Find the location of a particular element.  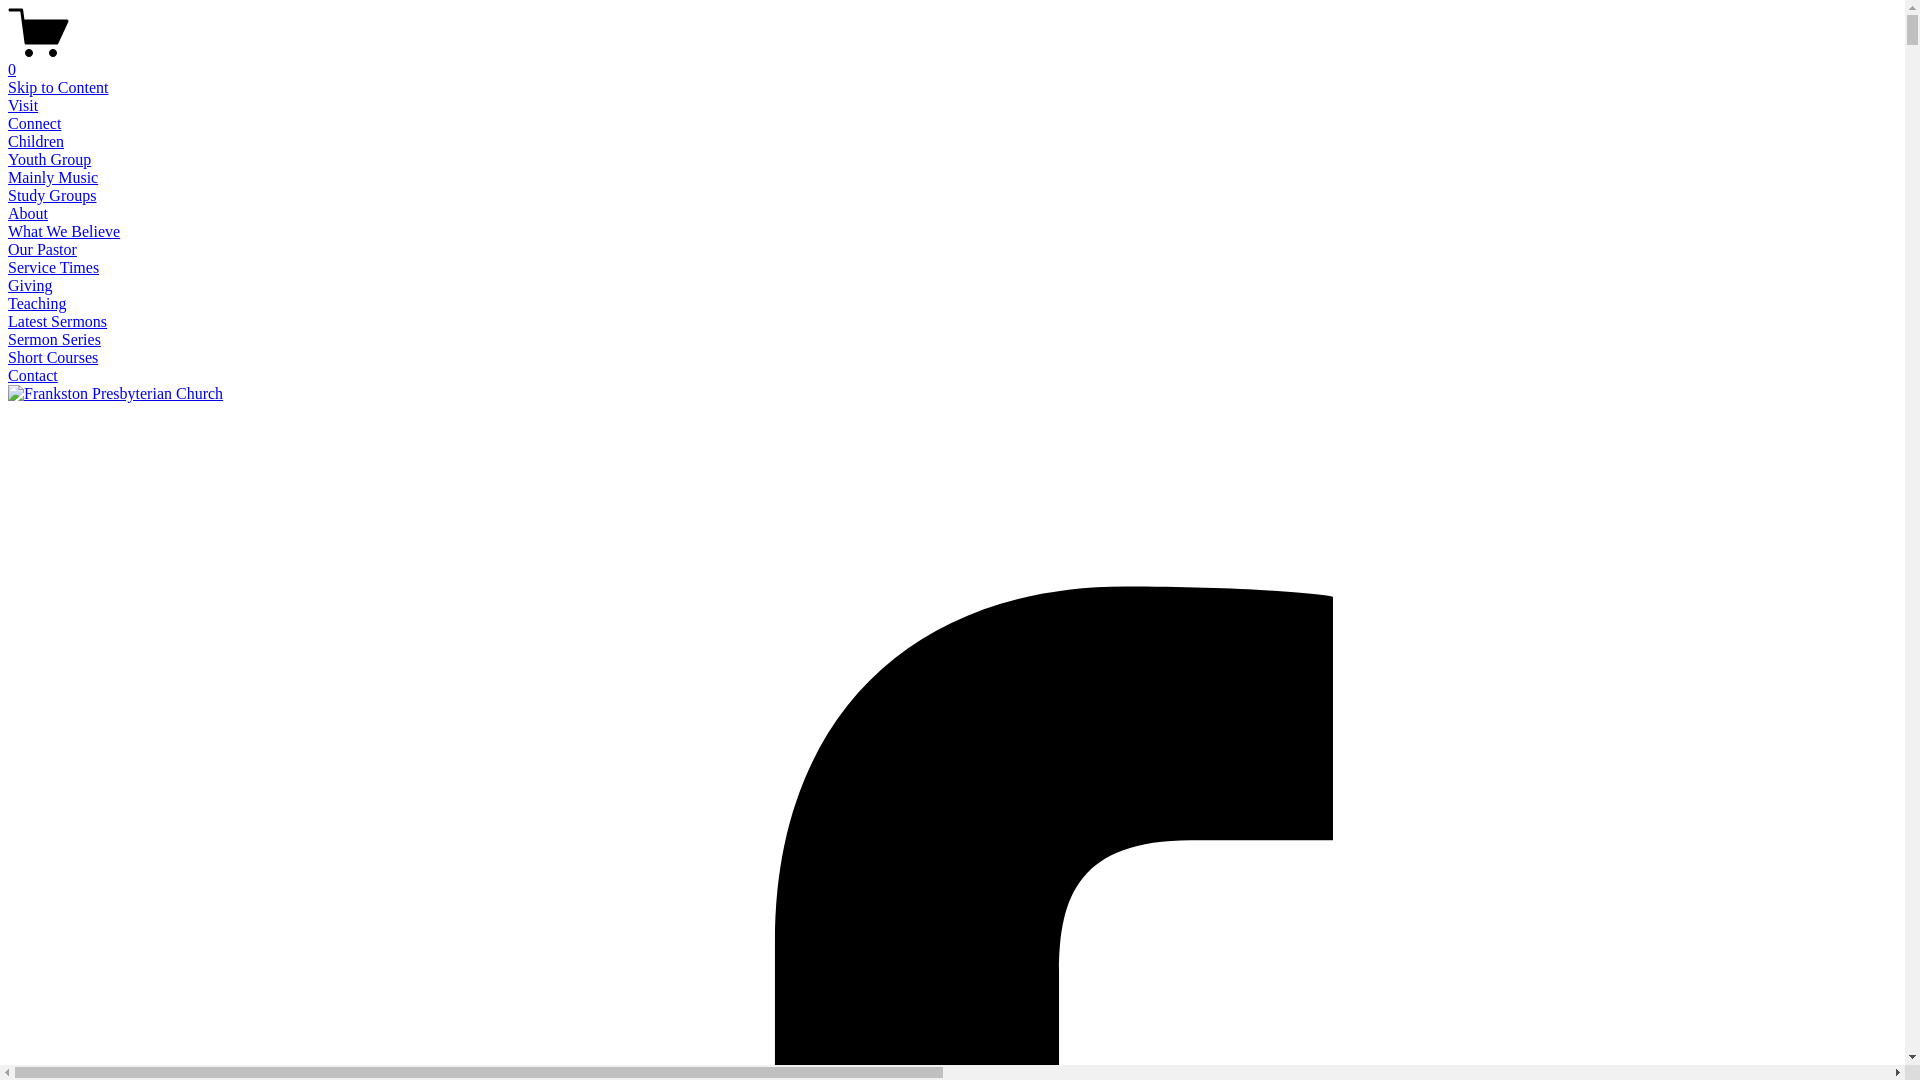

'Contact' is located at coordinates (33, 375).